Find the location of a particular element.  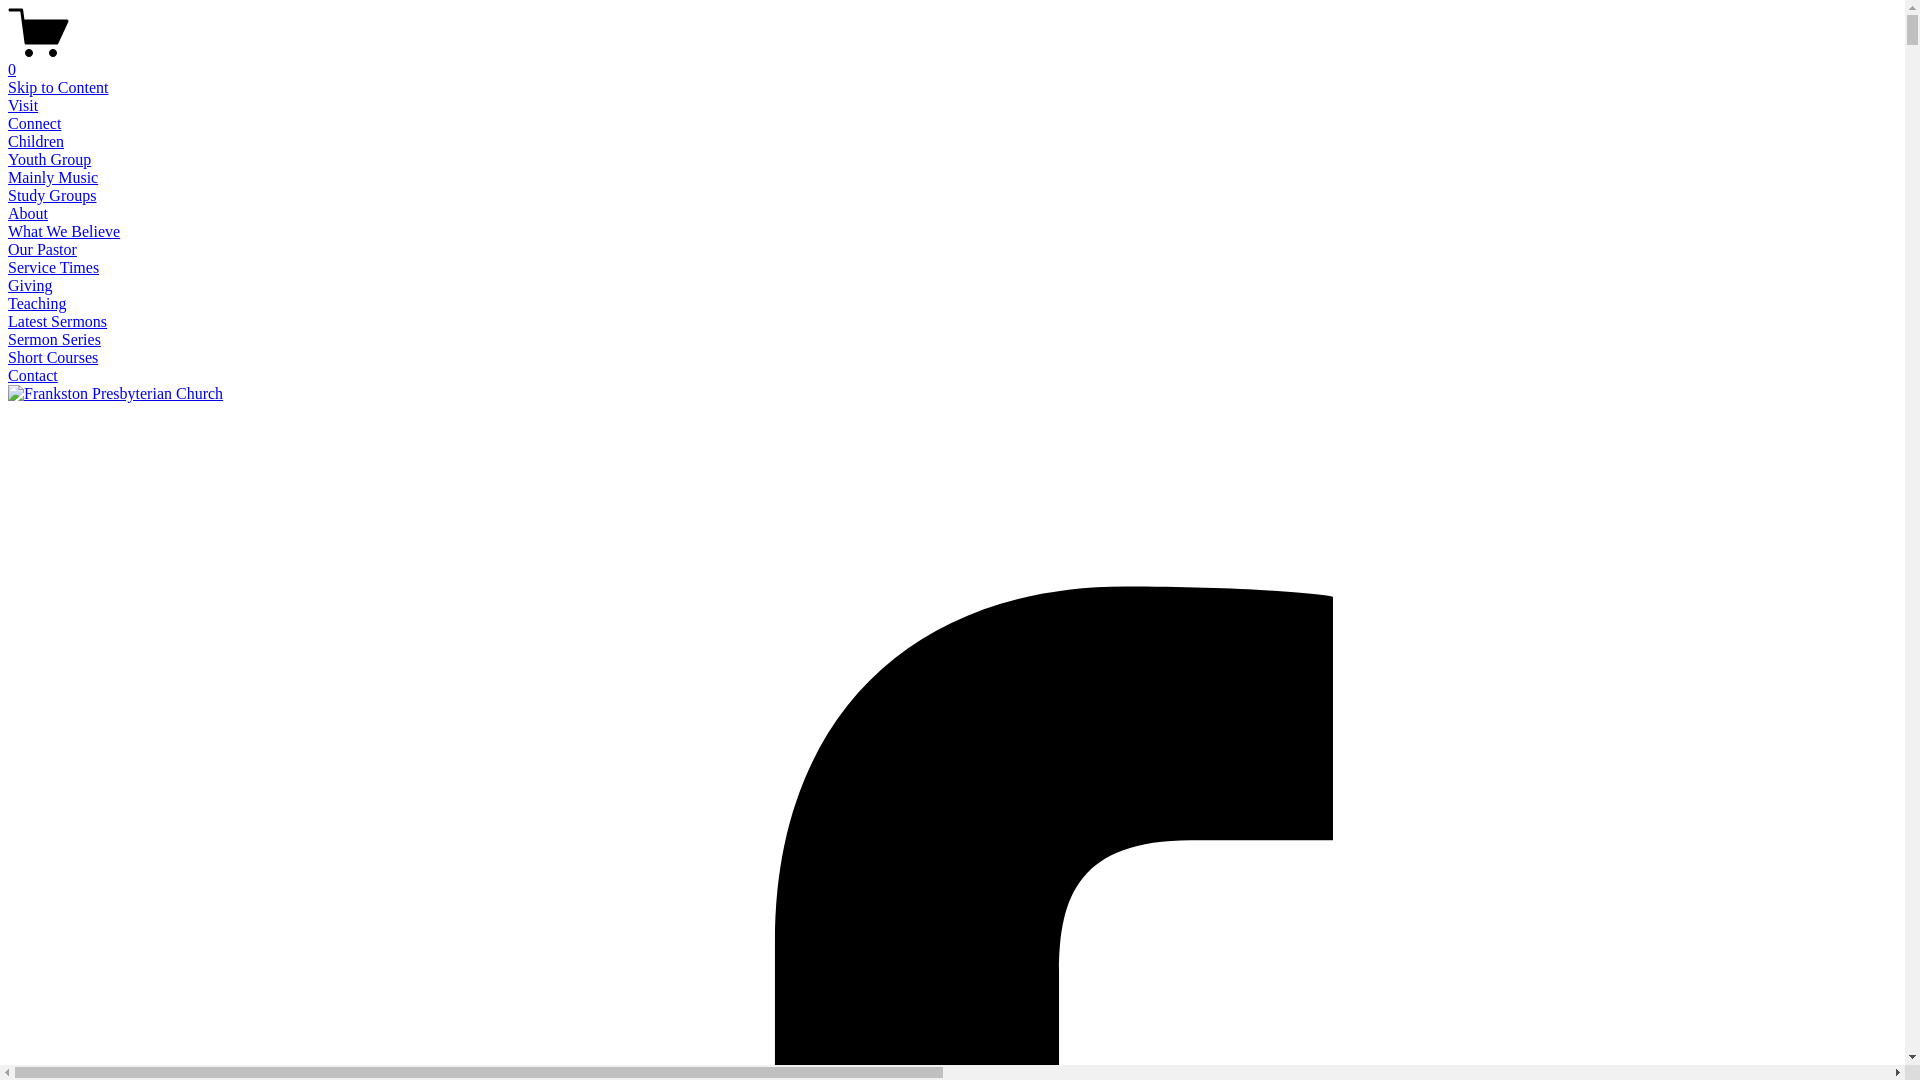

'Contact' is located at coordinates (33, 375).